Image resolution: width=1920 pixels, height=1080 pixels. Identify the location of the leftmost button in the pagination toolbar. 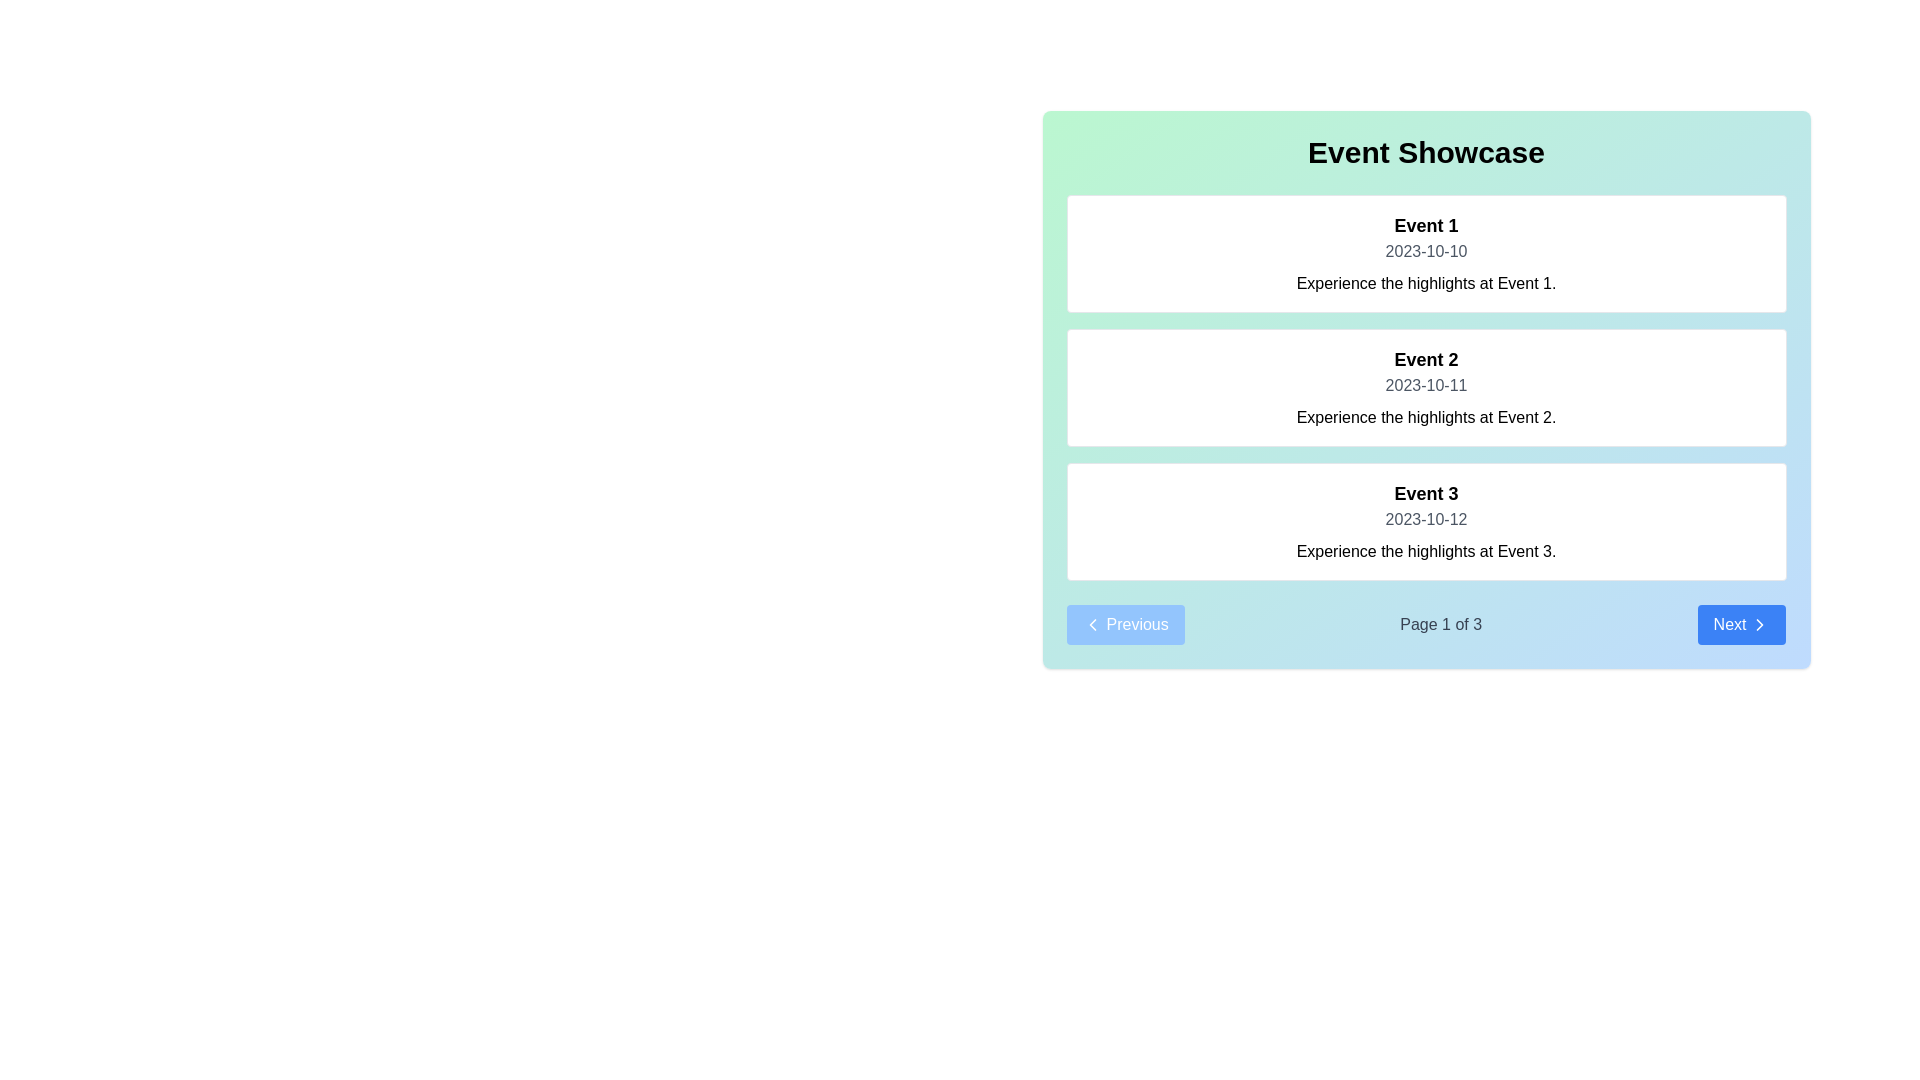
(1125, 623).